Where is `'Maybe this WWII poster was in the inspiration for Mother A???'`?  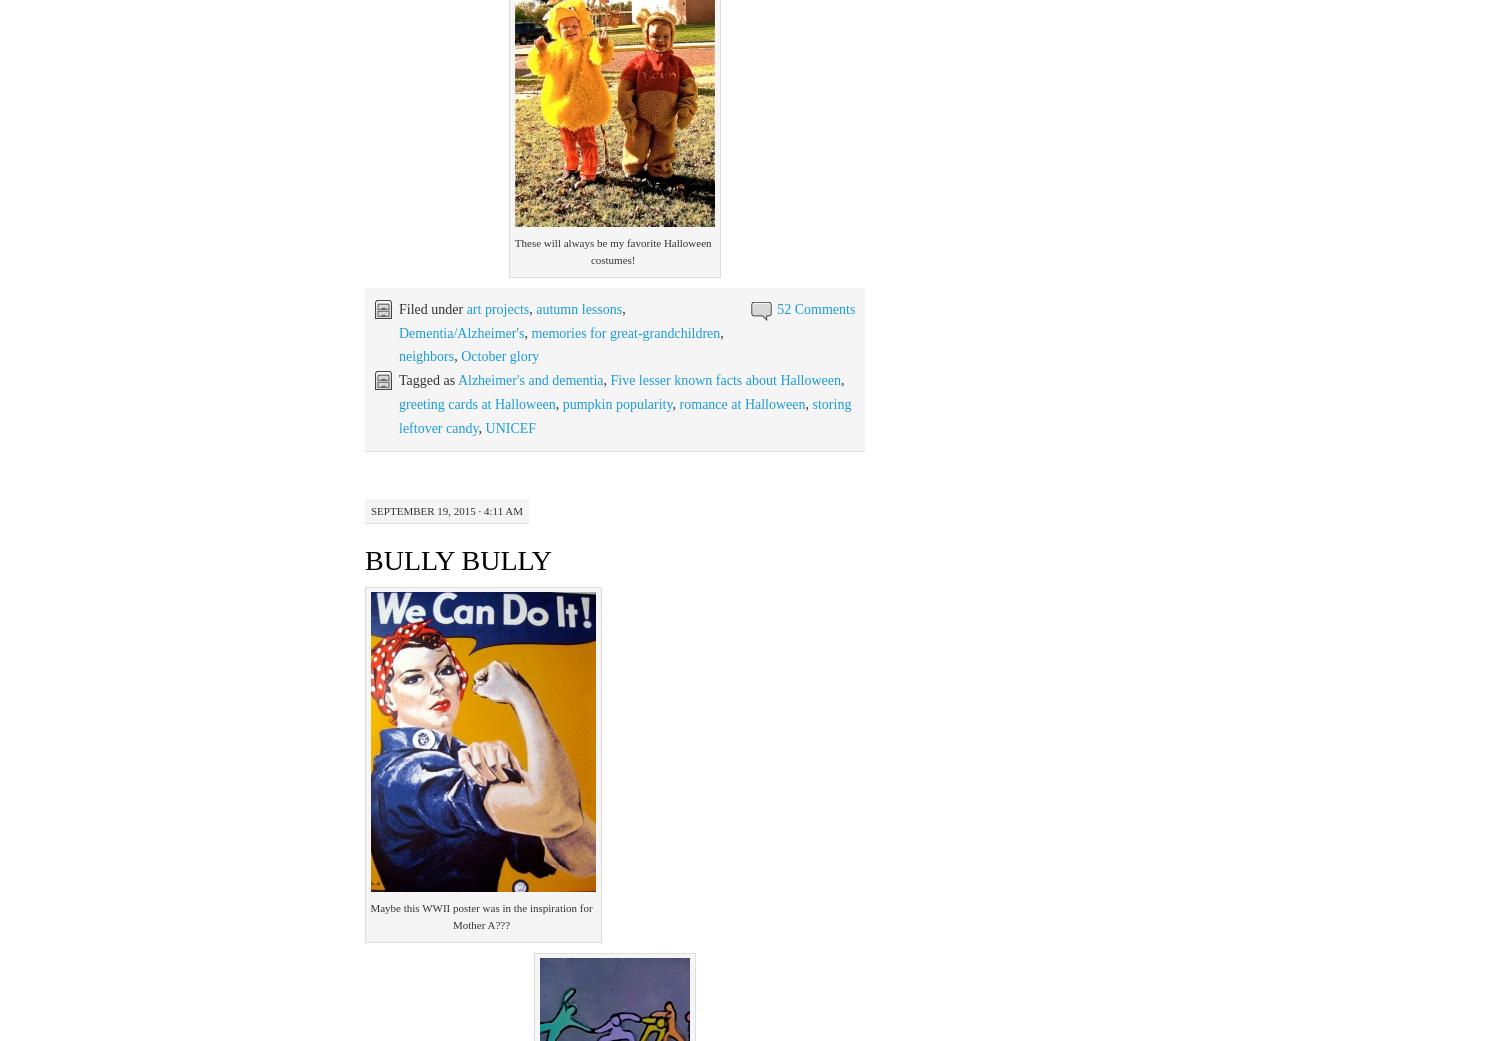
'Maybe this WWII poster was in the inspiration for Mother A???' is located at coordinates (480, 915).